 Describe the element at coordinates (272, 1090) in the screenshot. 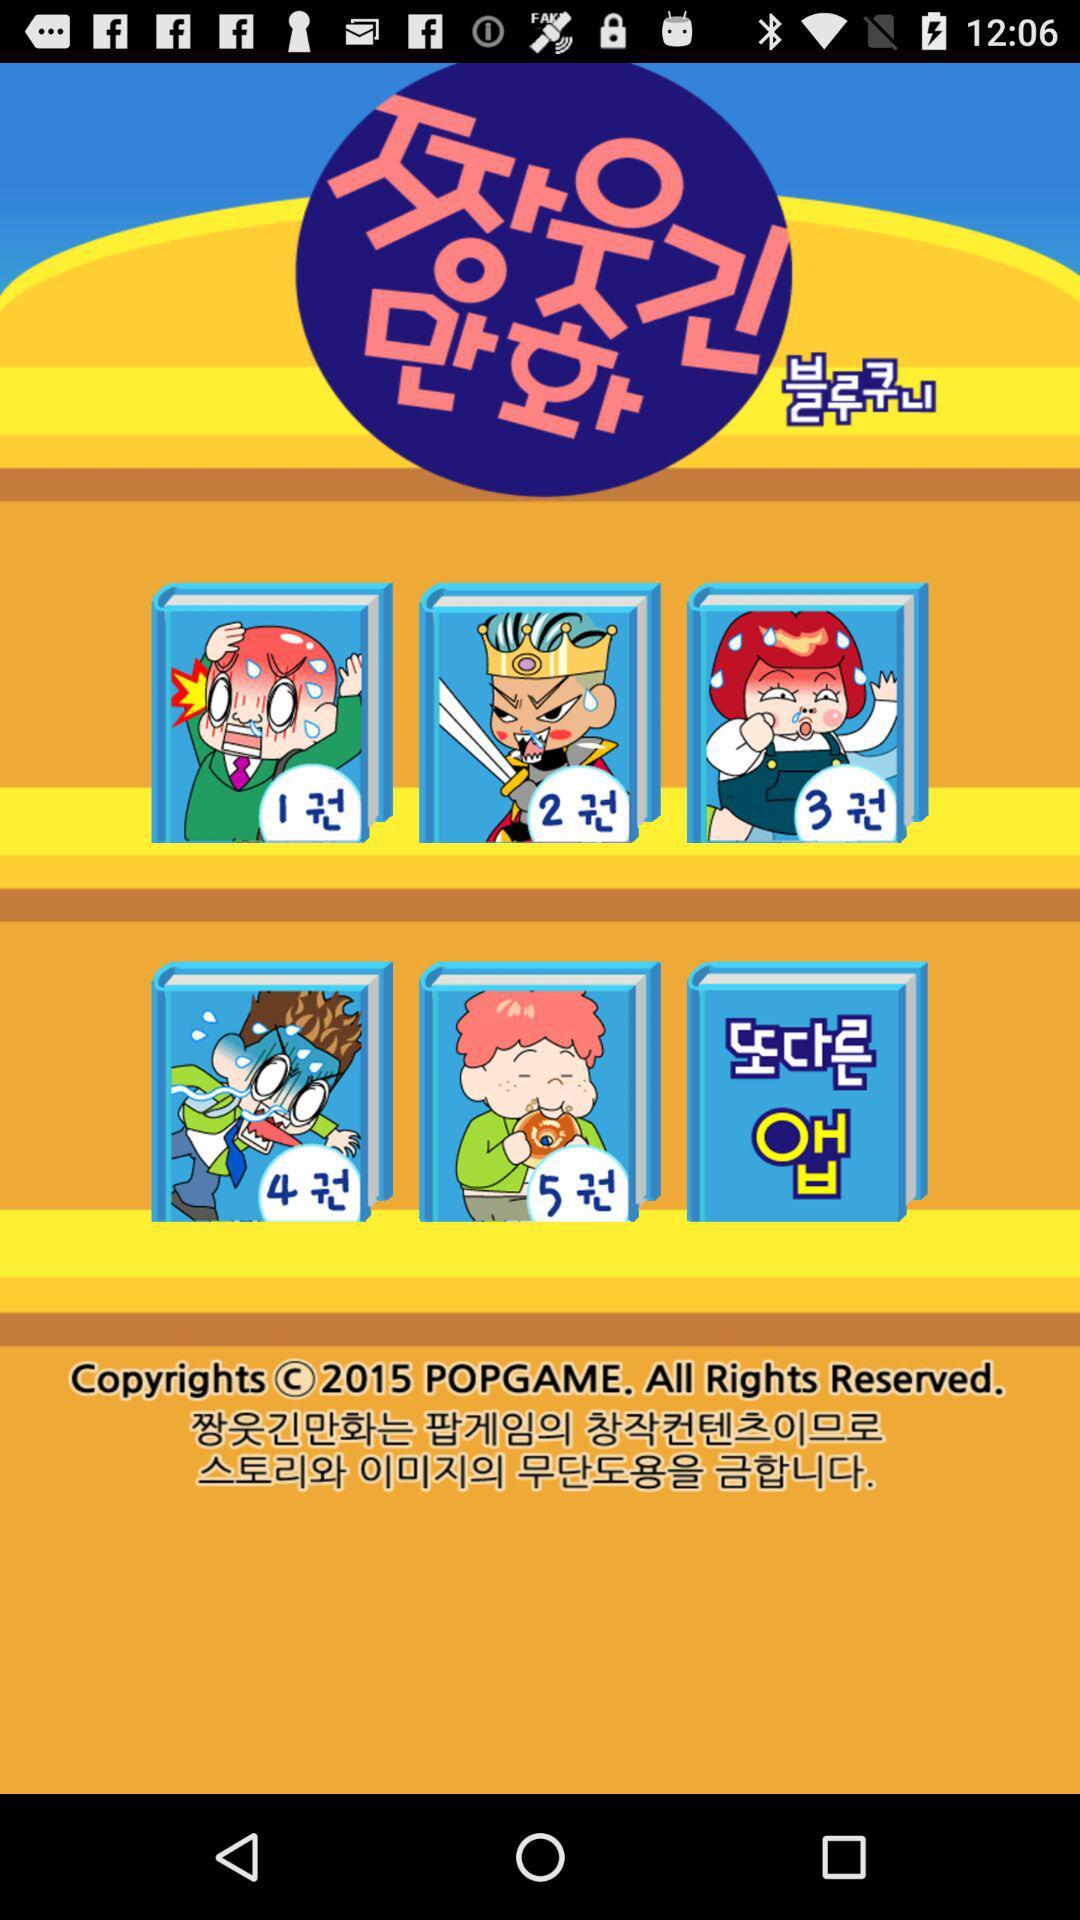

I see `flashing to click on japanese game` at that location.